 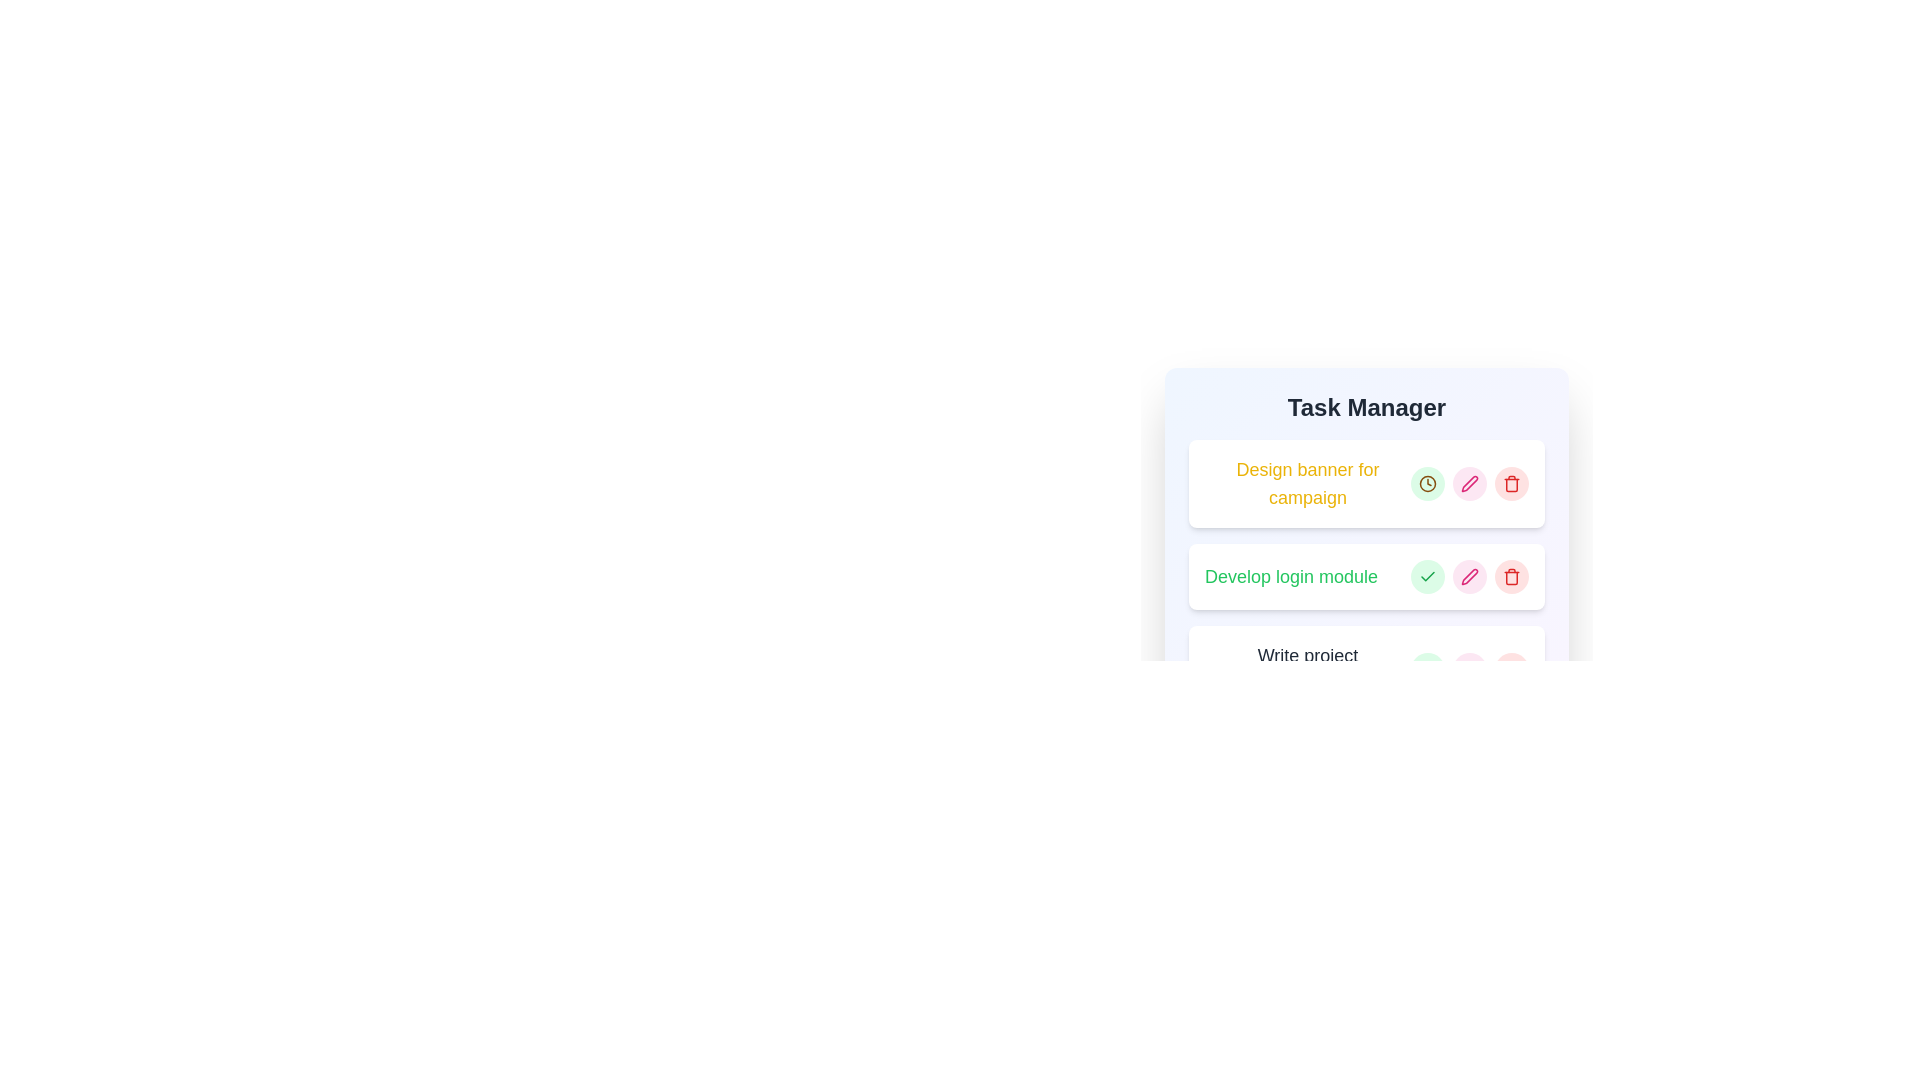 I want to click on the red trash icon button, which is the rightmost symbol in a horizontal button group, so click(x=1512, y=483).